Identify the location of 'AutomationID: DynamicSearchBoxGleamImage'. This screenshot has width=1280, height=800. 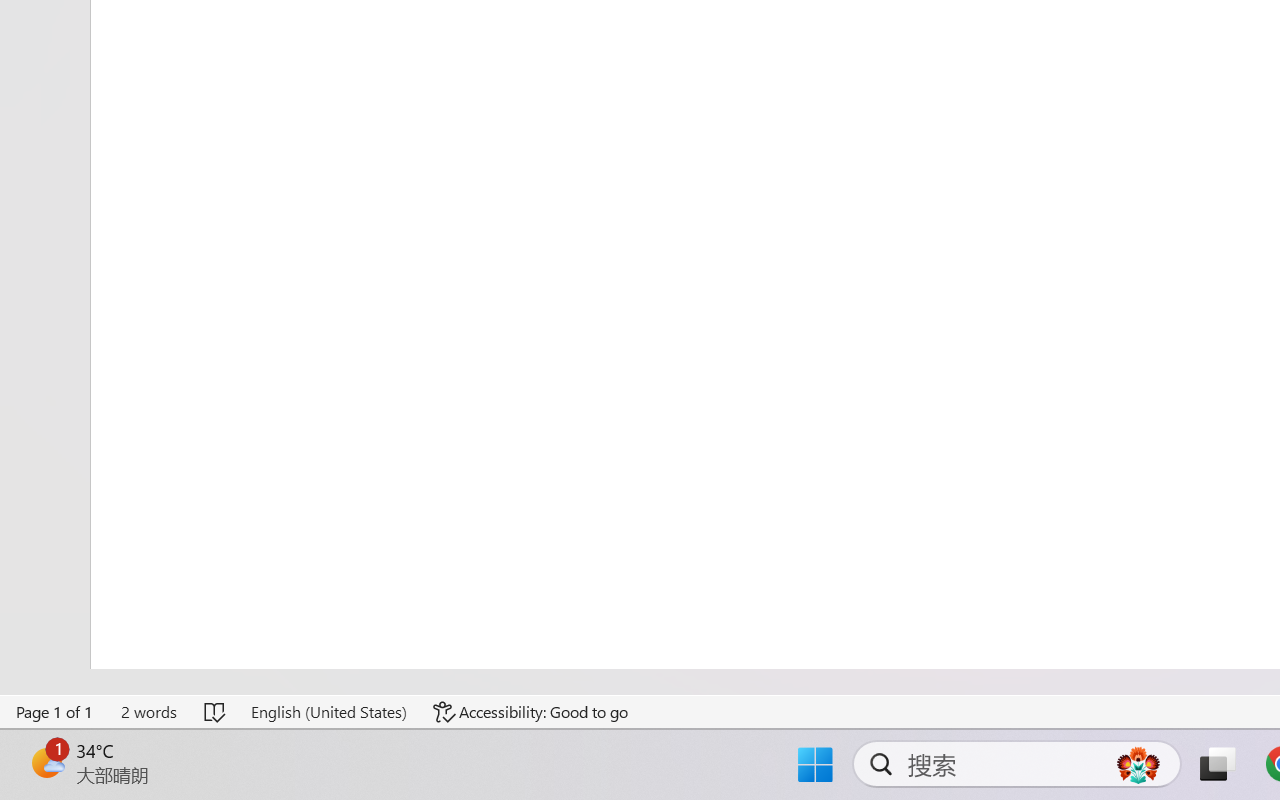
(1138, 764).